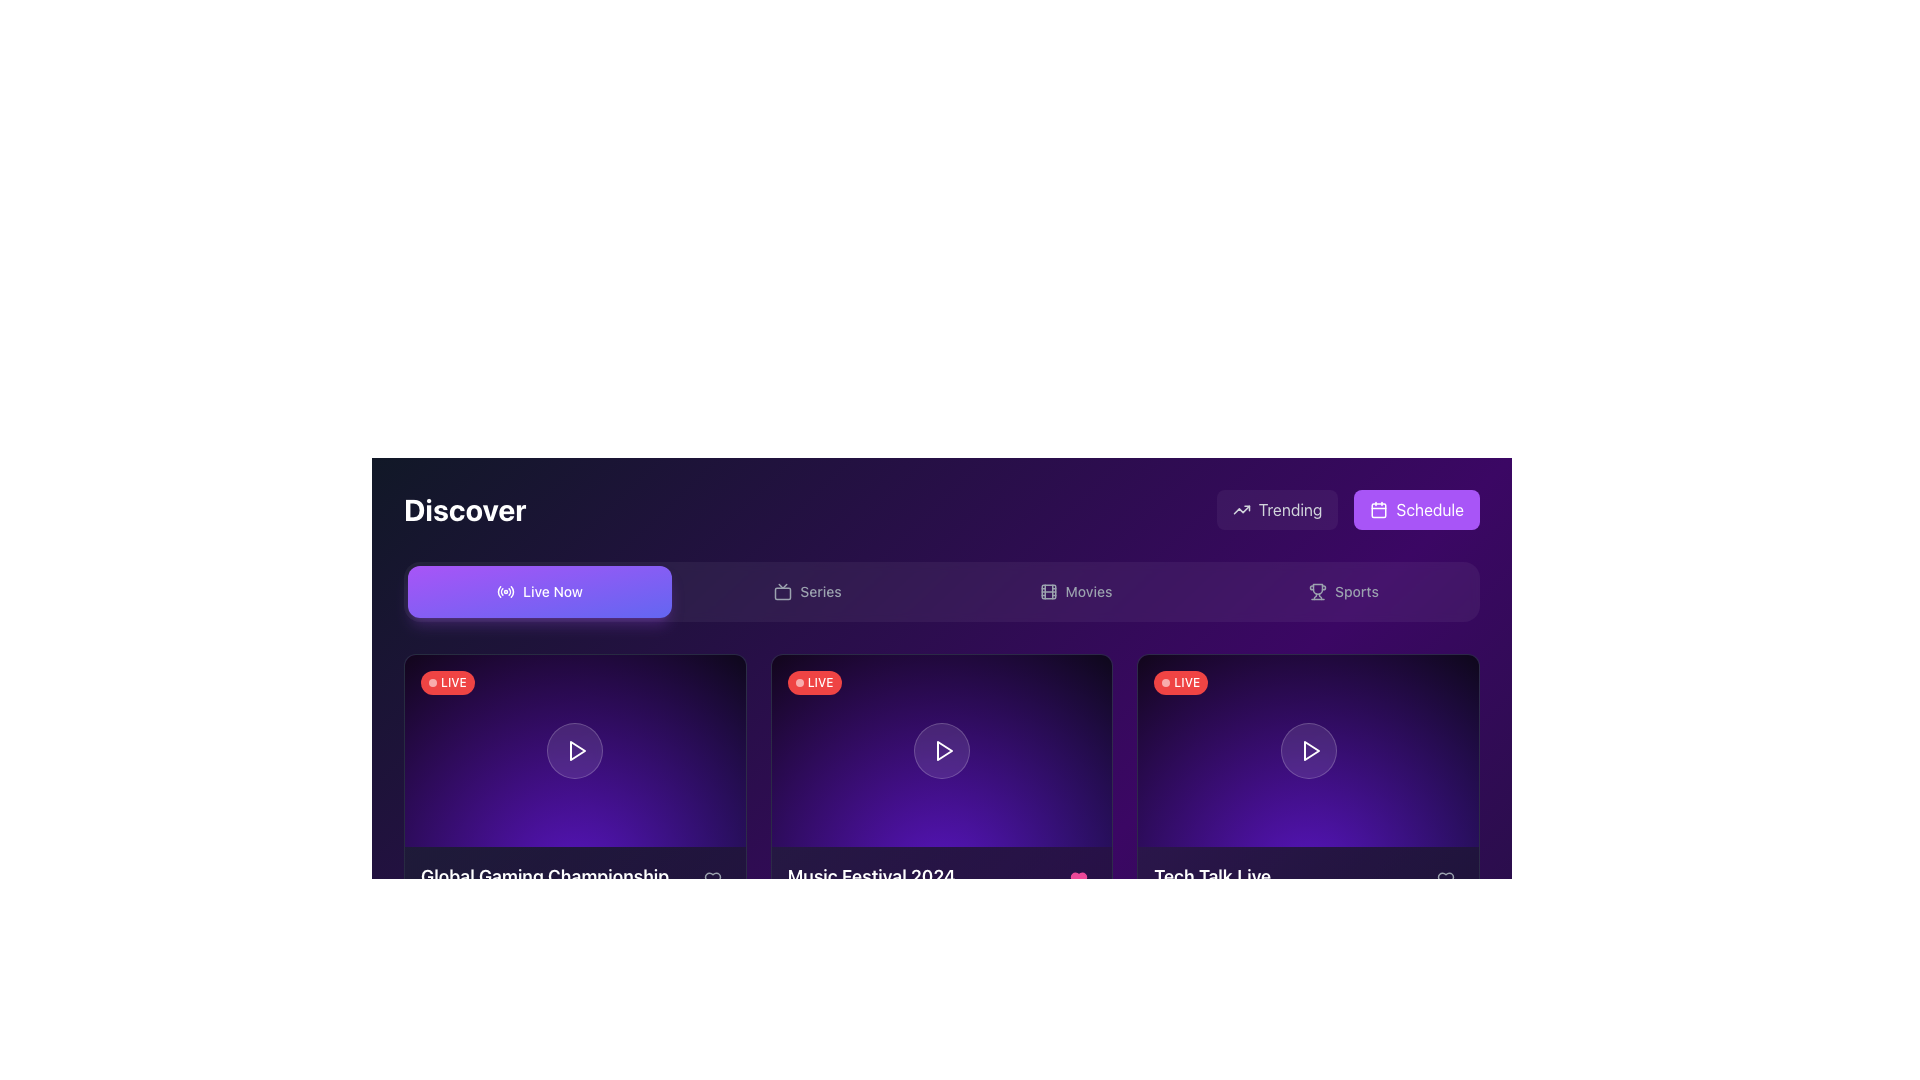 This screenshot has width=1920, height=1080. What do you see at coordinates (464, 508) in the screenshot?
I see `the bold, large-sized text label displaying the word 'Discover', styled in white against a dark background, located in the top-left corner of the page layout` at bounding box center [464, 508].